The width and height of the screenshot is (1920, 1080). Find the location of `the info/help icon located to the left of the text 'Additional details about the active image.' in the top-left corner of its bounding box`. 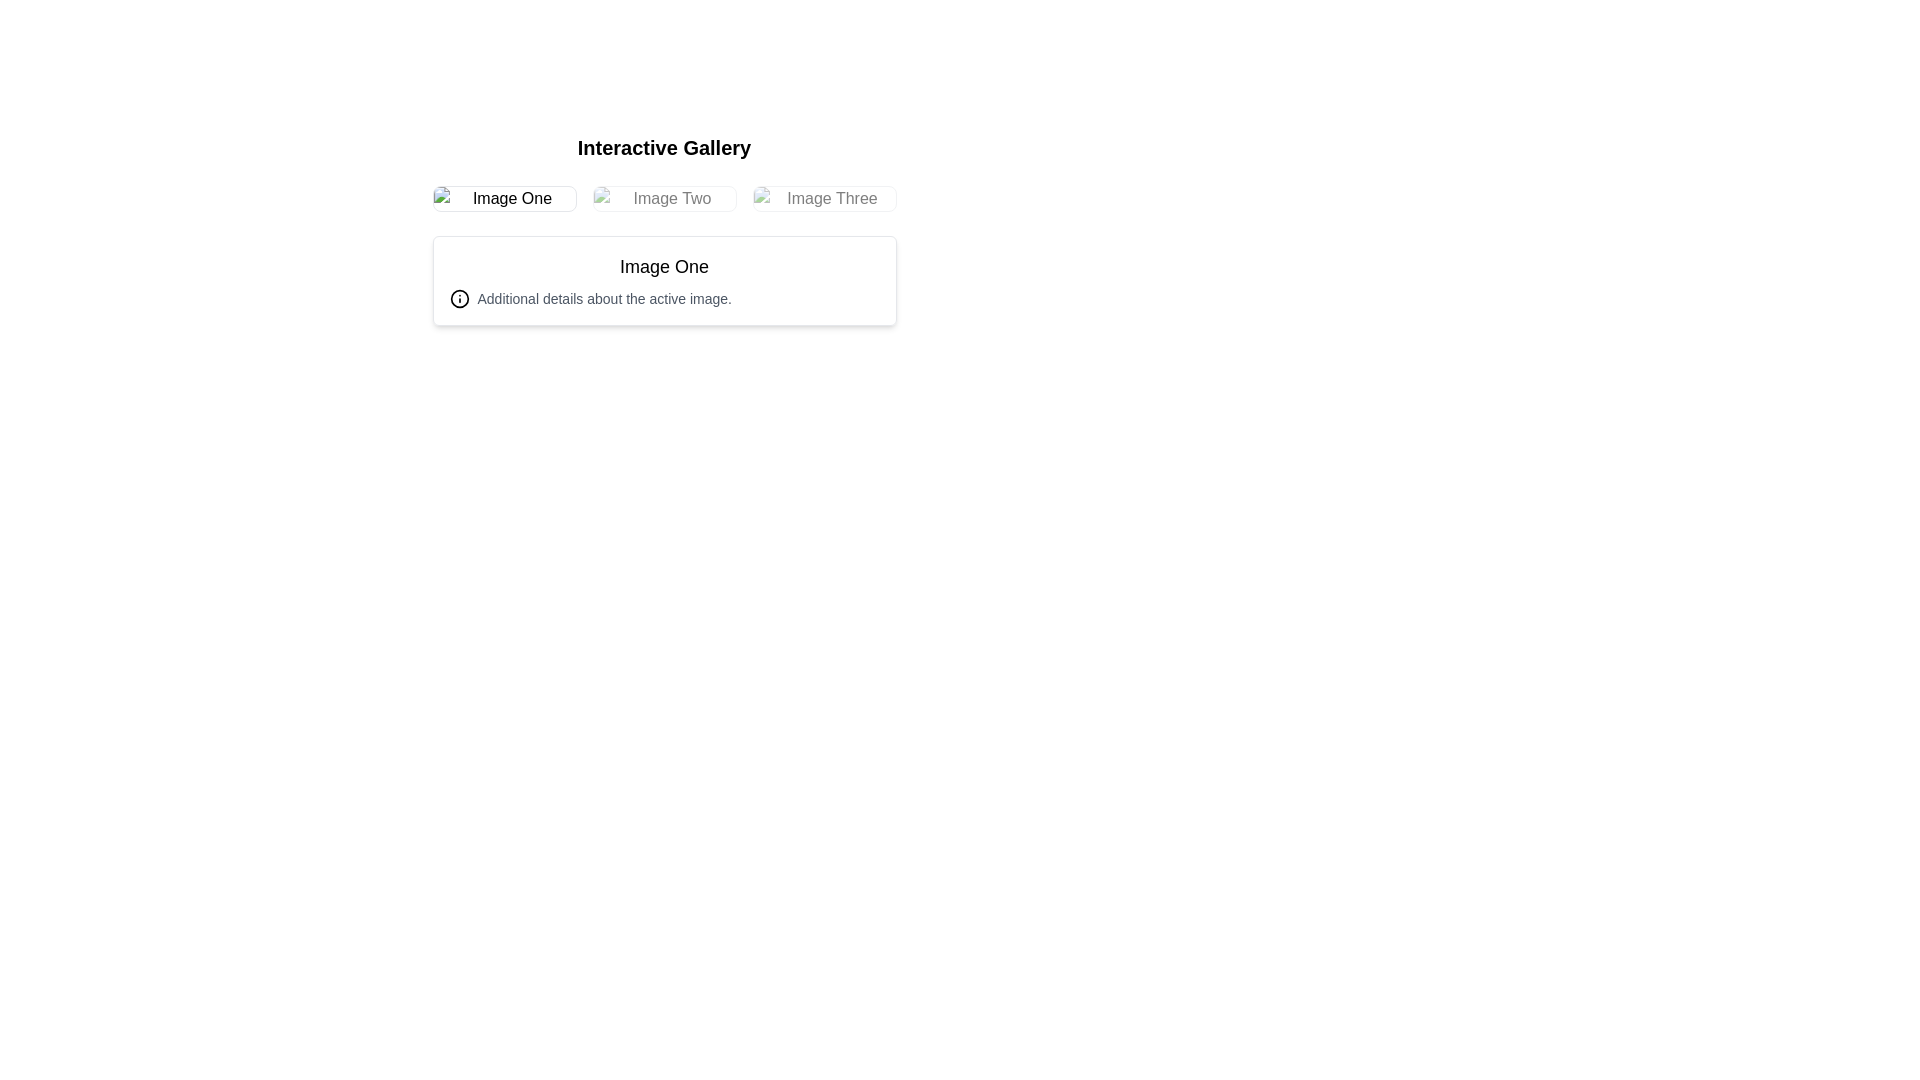

the info/help icon located to the left of the text 'Additional details about the active image.' in the top-left corner of its bounding box is located at coordinates (458, 299).